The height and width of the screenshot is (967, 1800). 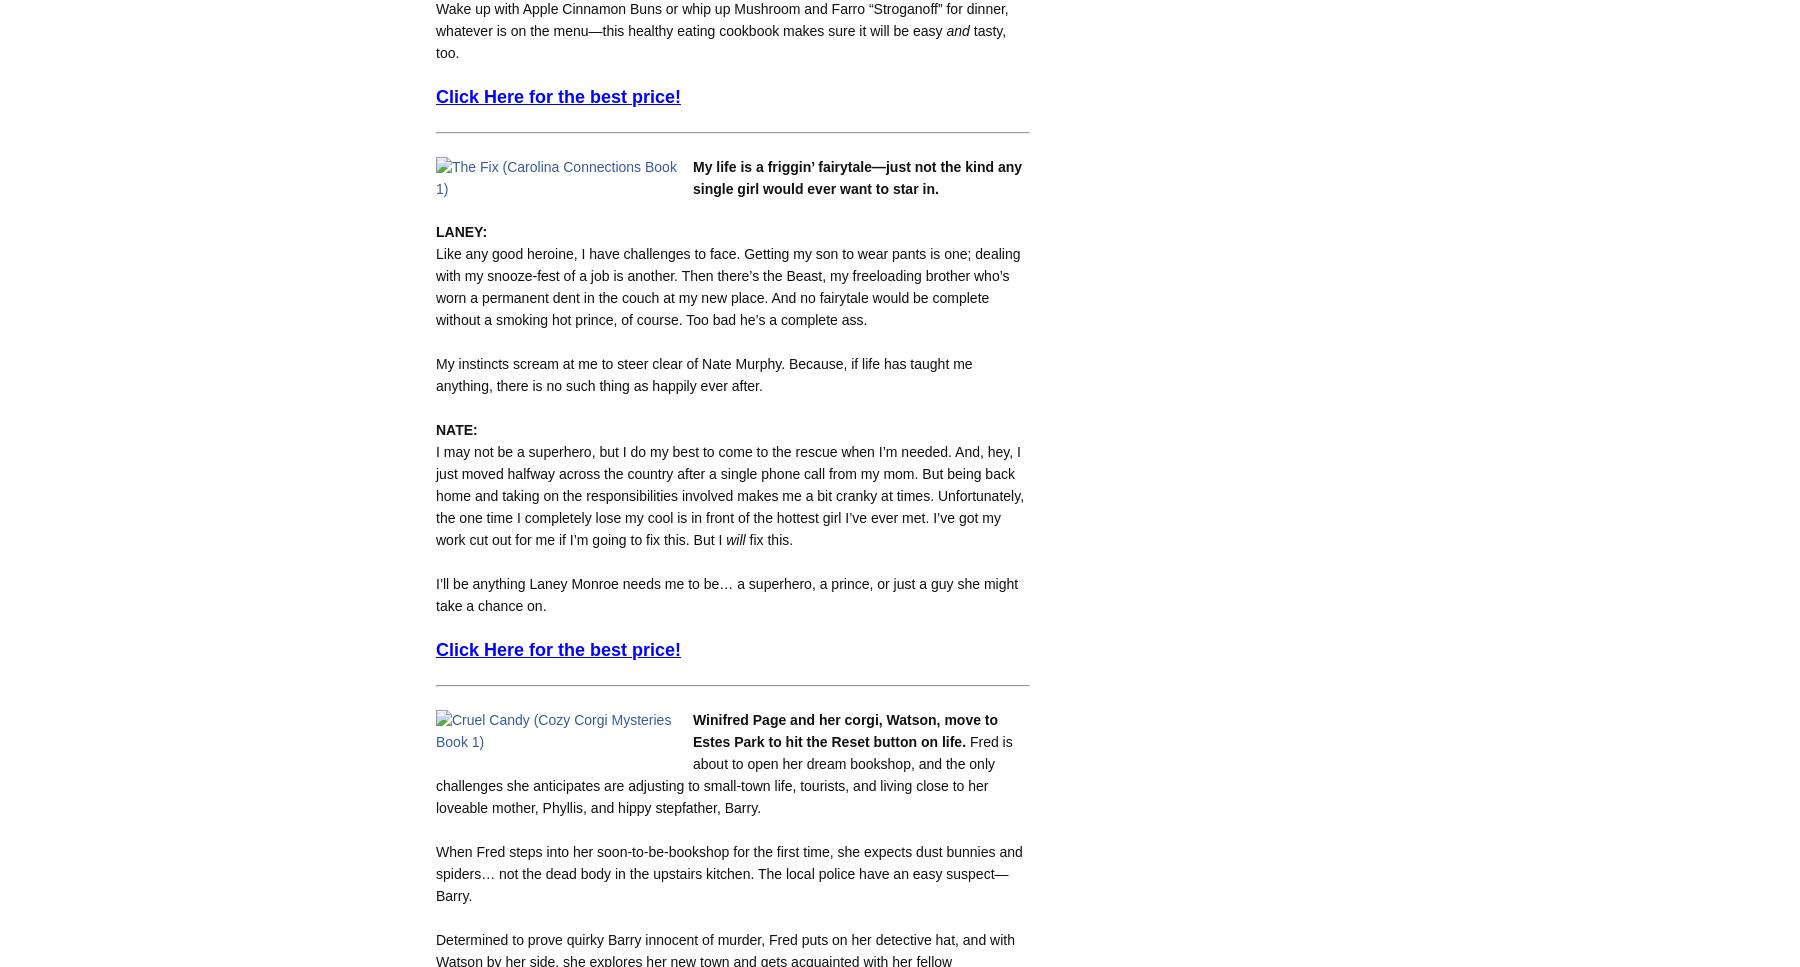 I want to click on 'My life is a friggin’ fairytale—just not the kind any single girl would ever want to star in.', so click(x=857, y=176).